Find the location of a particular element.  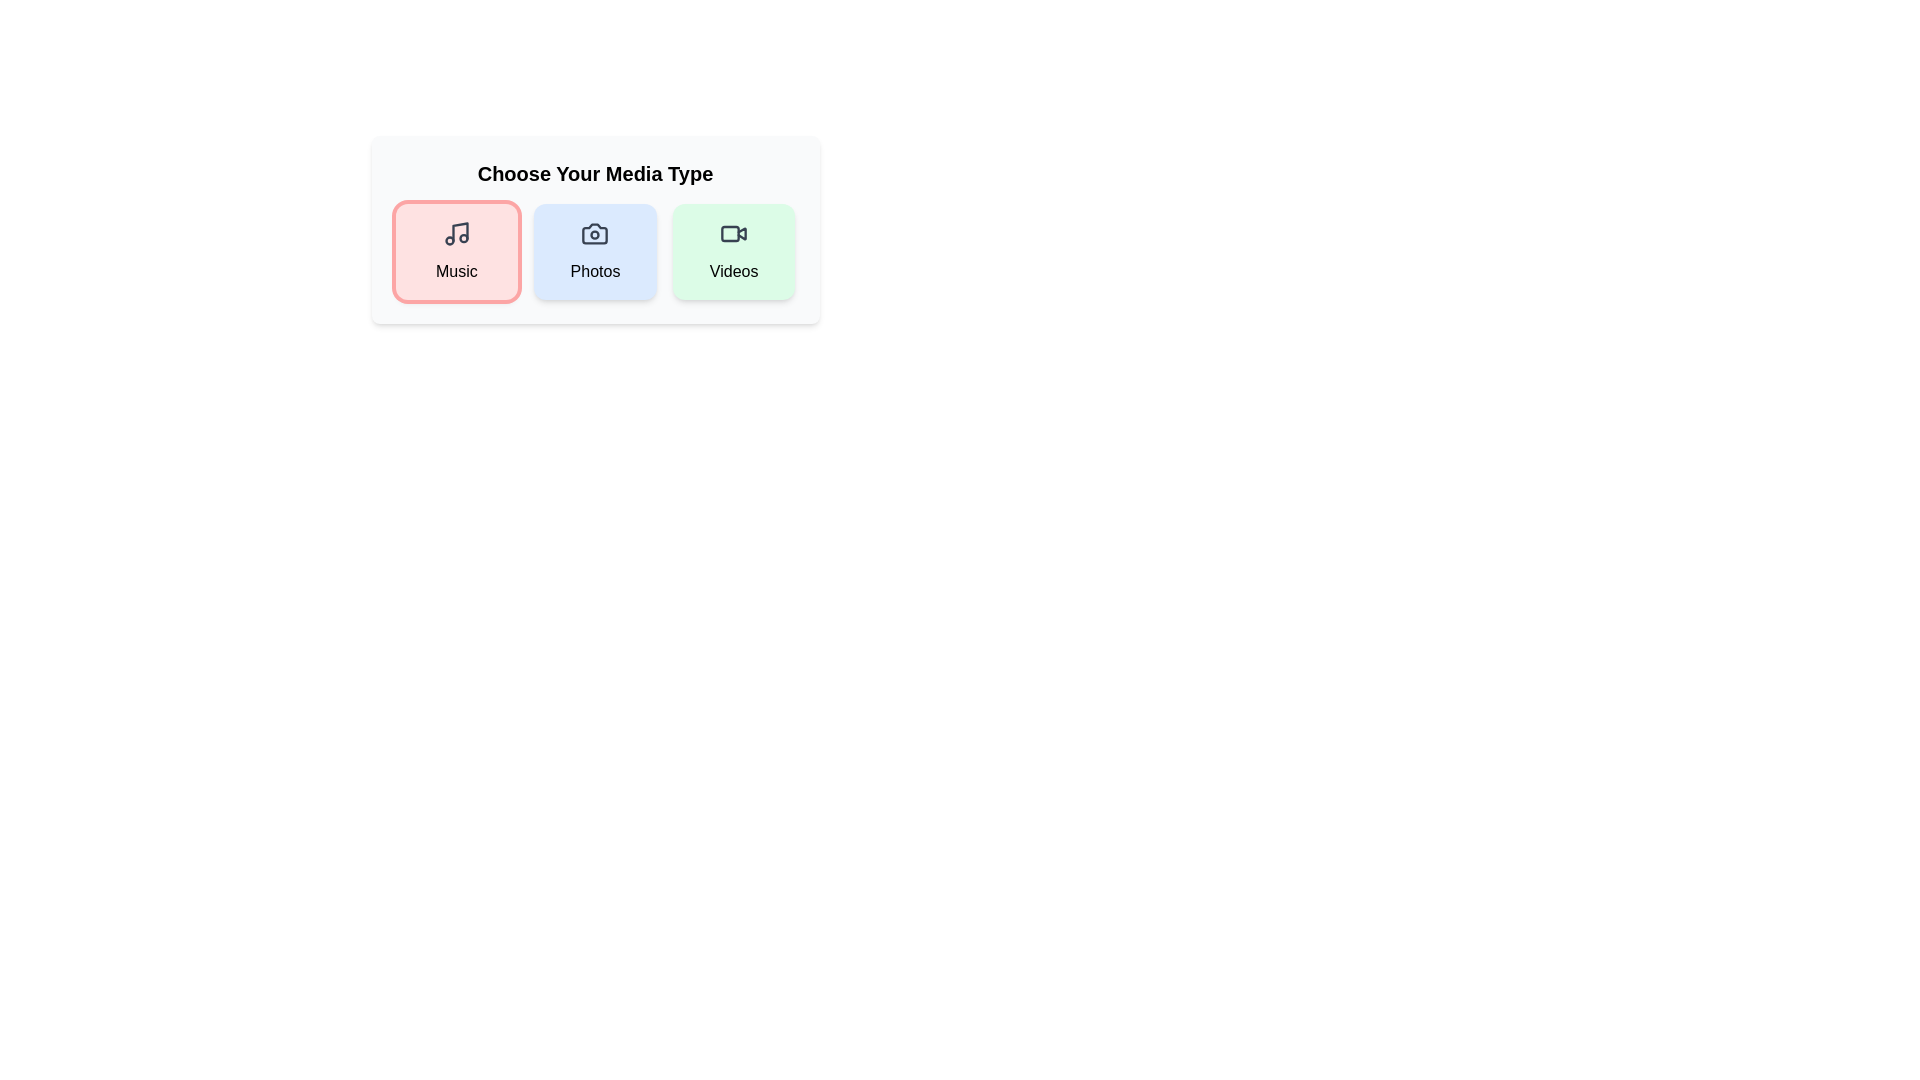

the video icon decoration located on the rightmost segment of the 'Videos' button in the second row of media type selection, which visually represents a camera or playback icon is located at coordinates (741, 232).